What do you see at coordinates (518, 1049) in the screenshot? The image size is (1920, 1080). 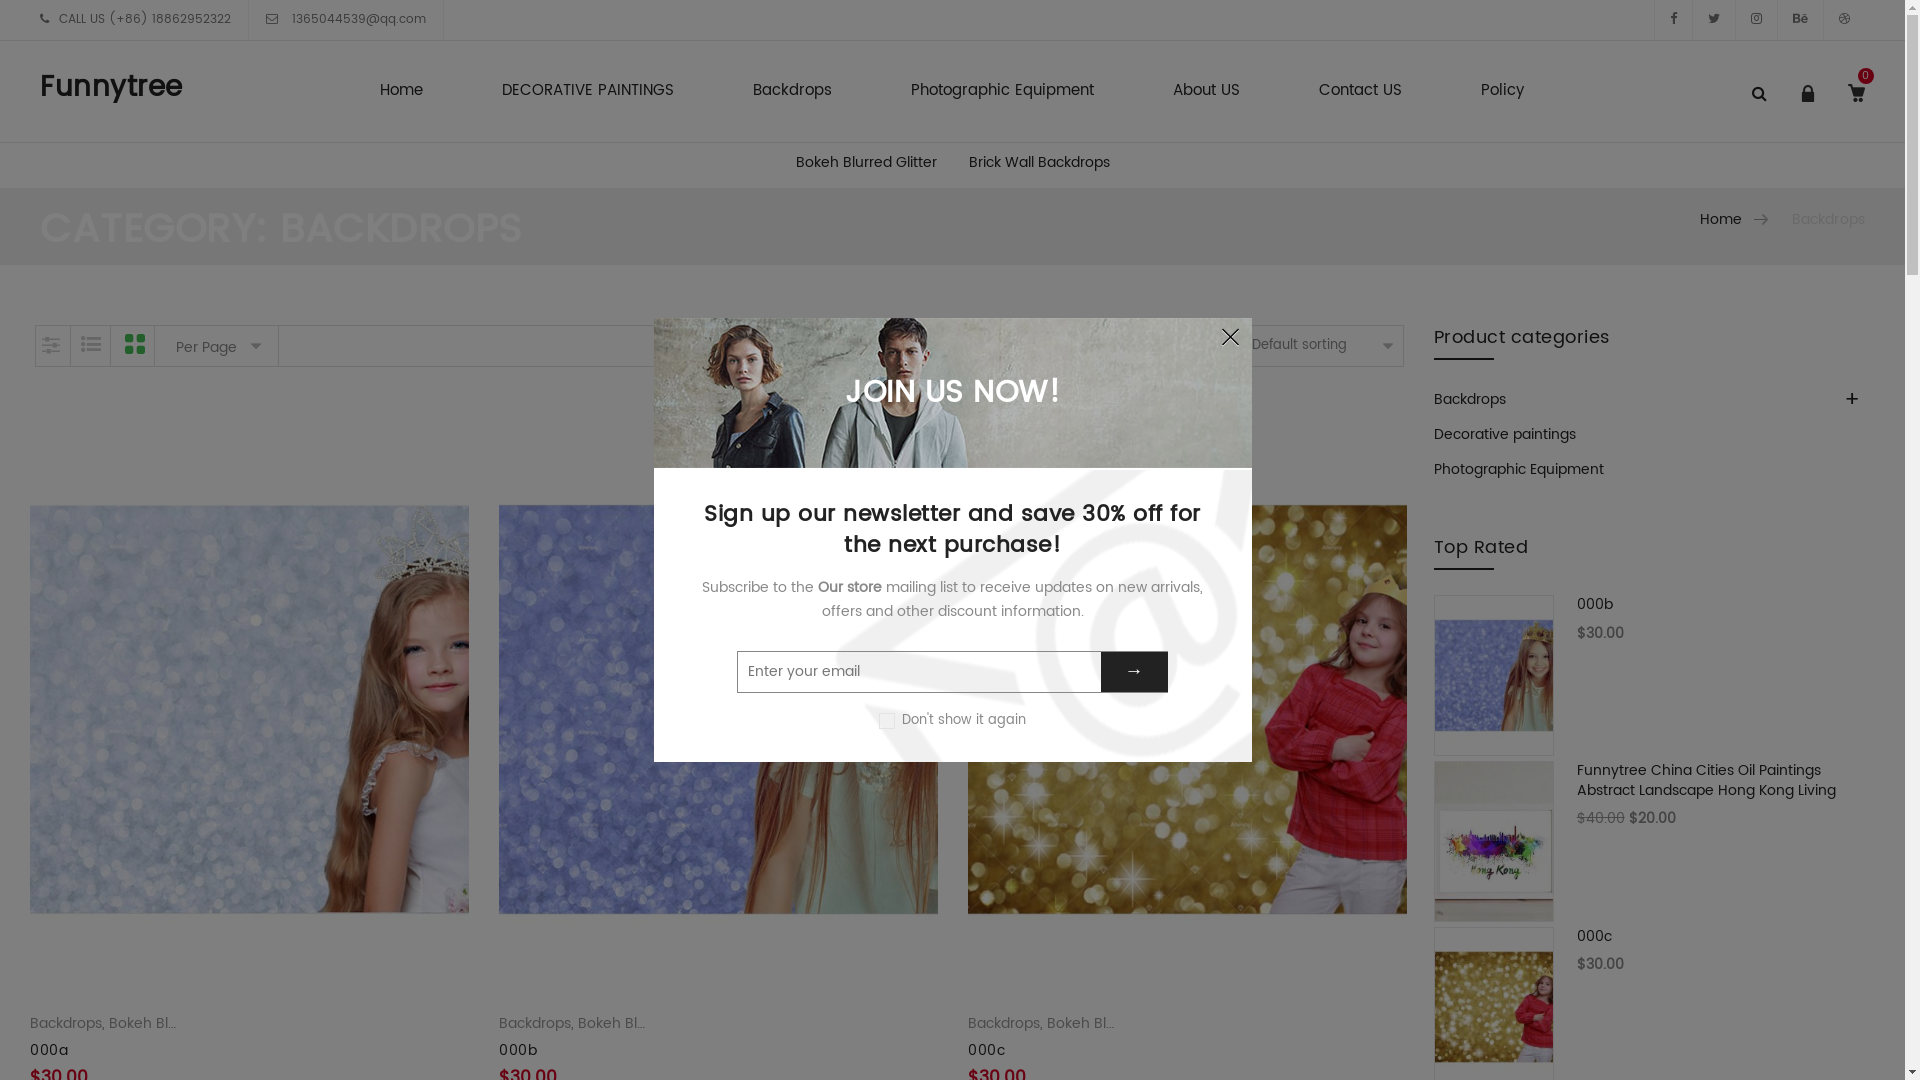 I see `'000b'` at bounding box center [518, 1049].